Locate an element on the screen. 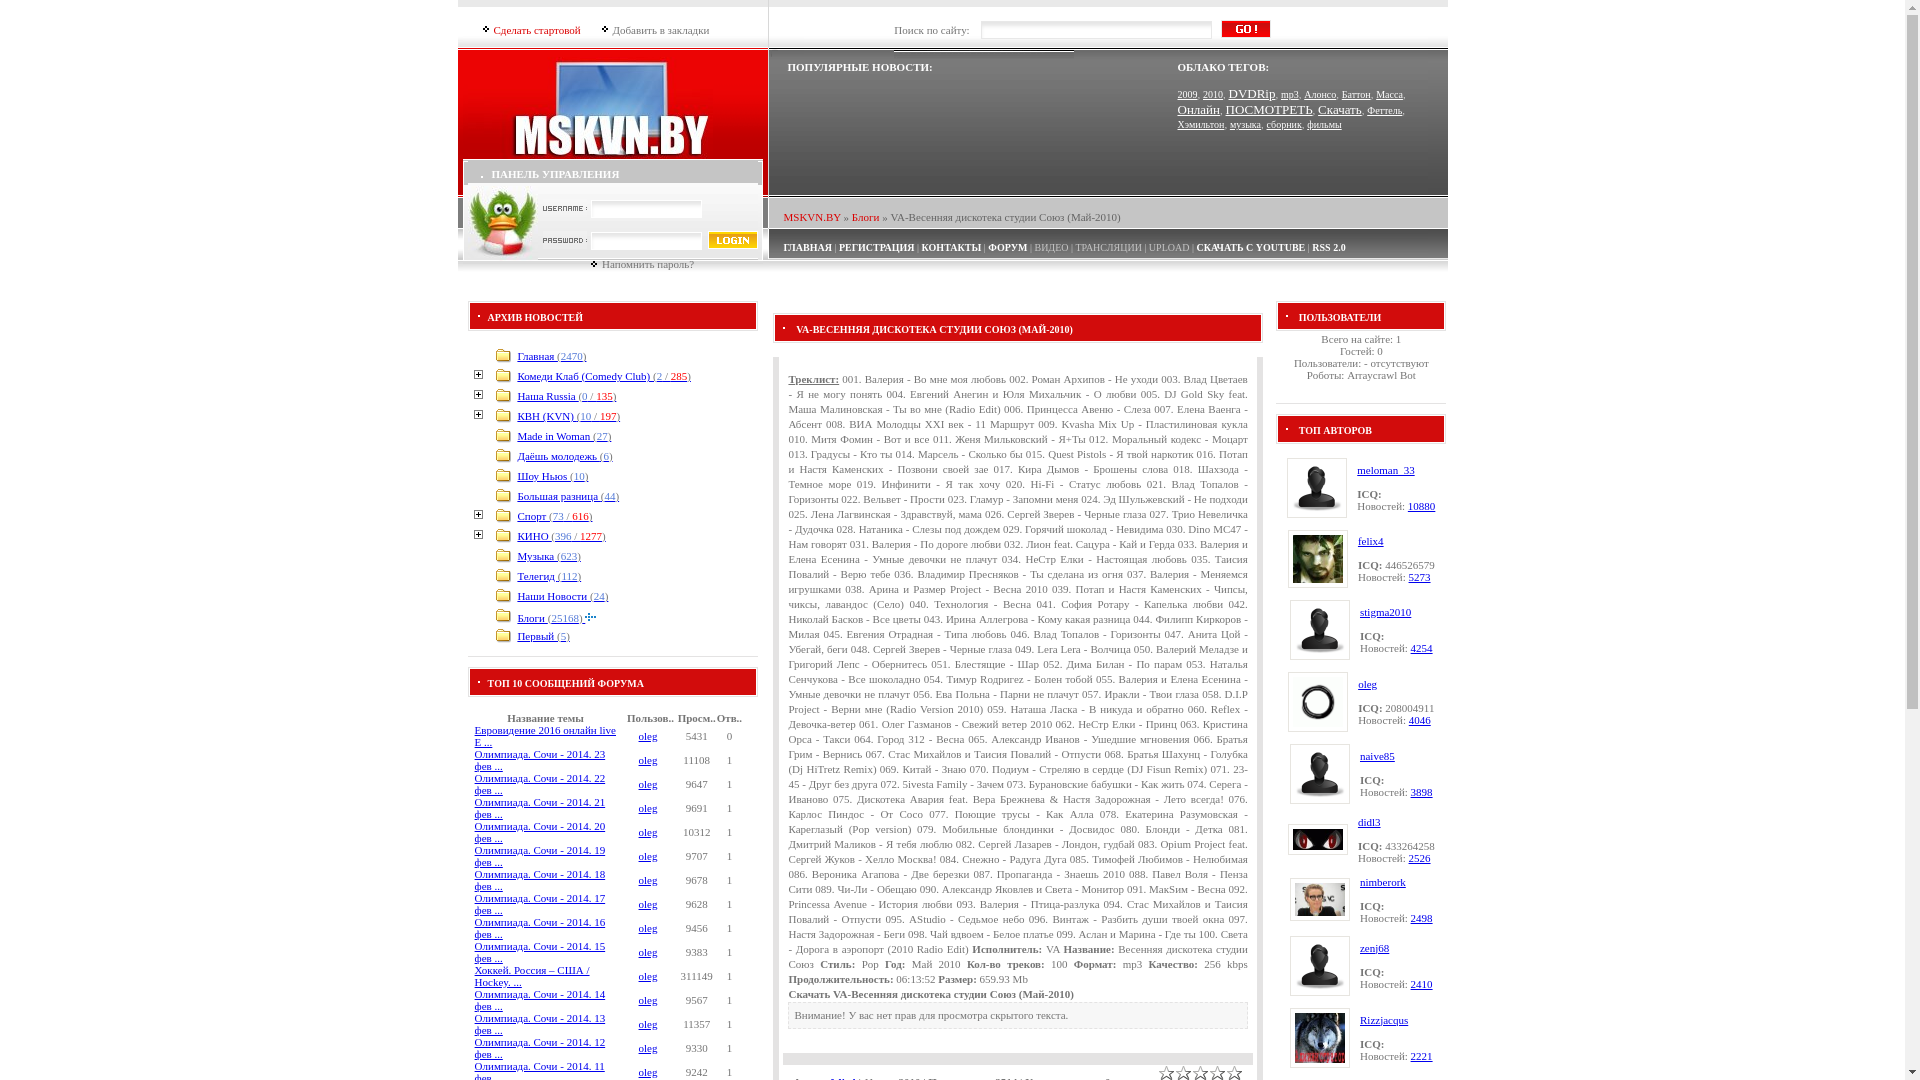 Image resolution: width=1920 pixels, height=1080 pixels. '2526' is located at coordinates (1419, 856).